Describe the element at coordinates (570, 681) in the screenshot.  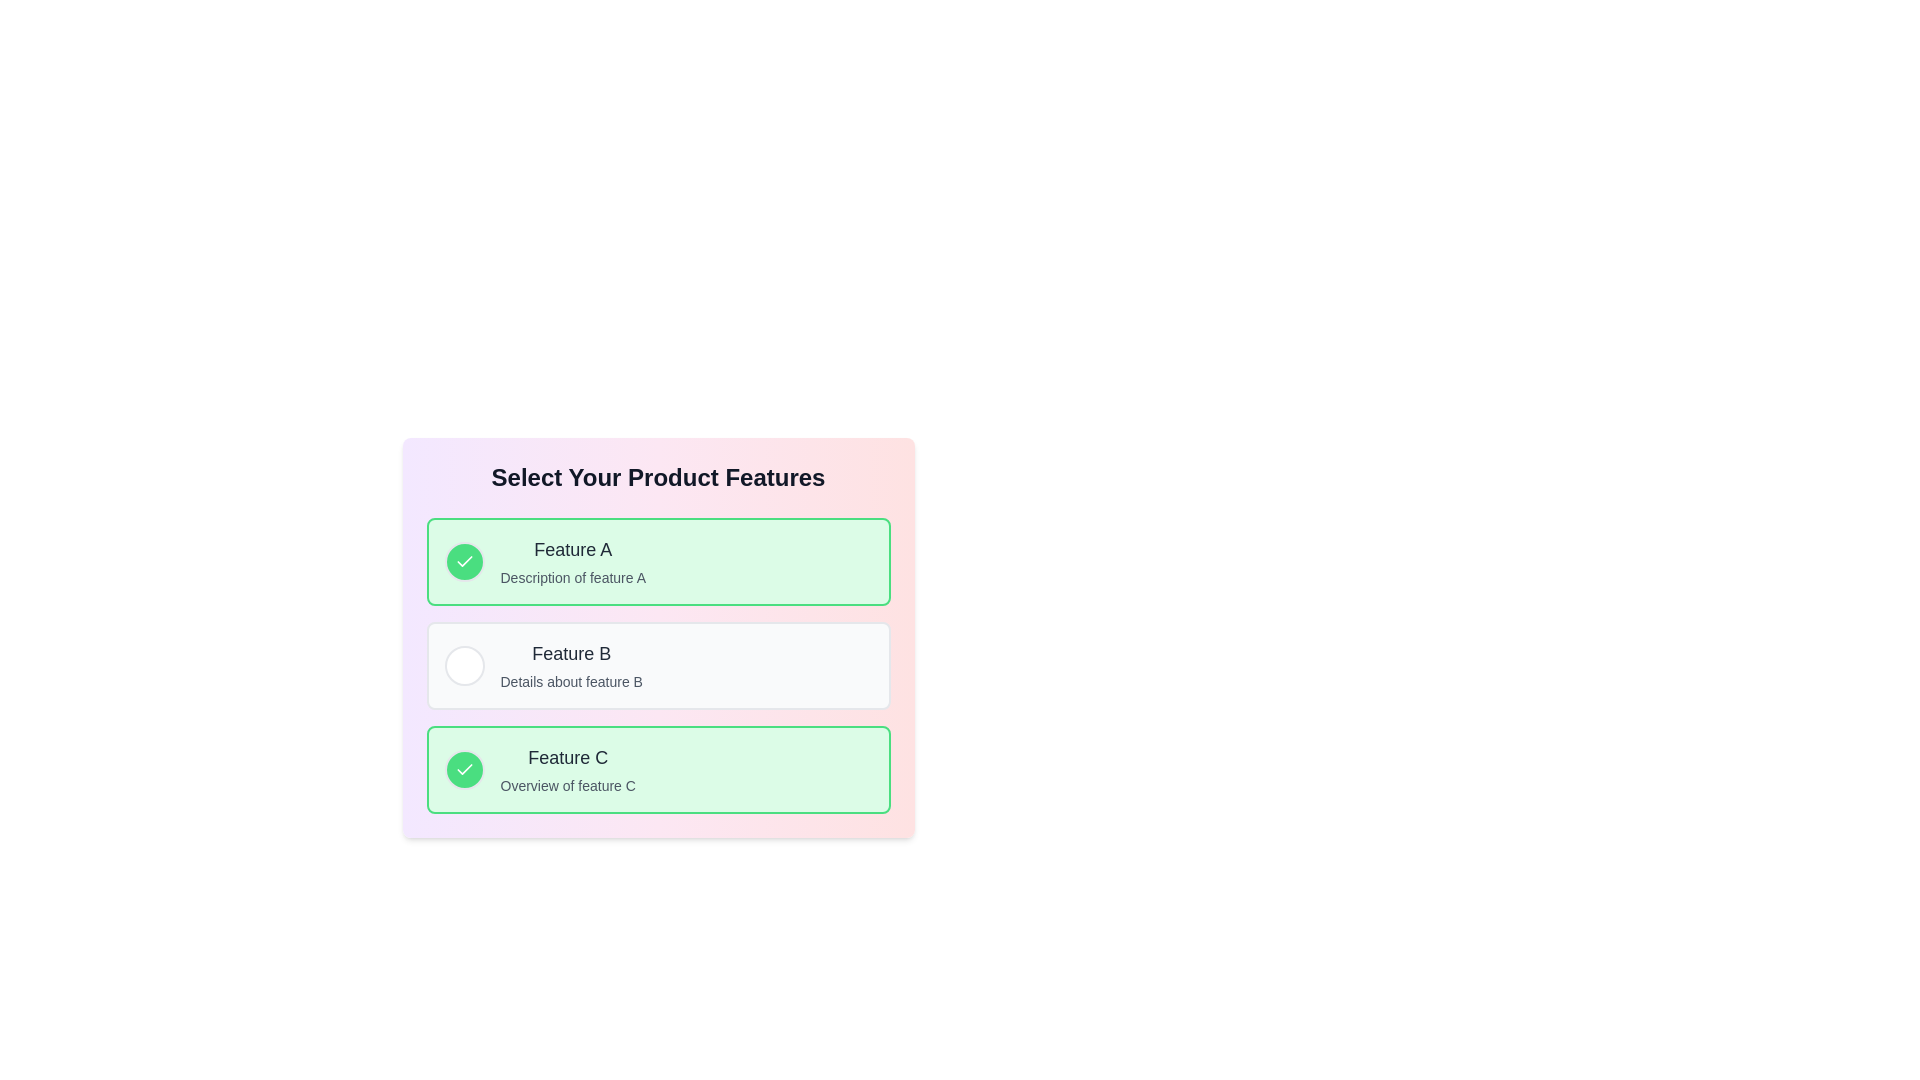
I see `the text label element reading 'Details about feature B', which is styled in a small, light gray font and located under the bold title 'Feature B'` at that location.